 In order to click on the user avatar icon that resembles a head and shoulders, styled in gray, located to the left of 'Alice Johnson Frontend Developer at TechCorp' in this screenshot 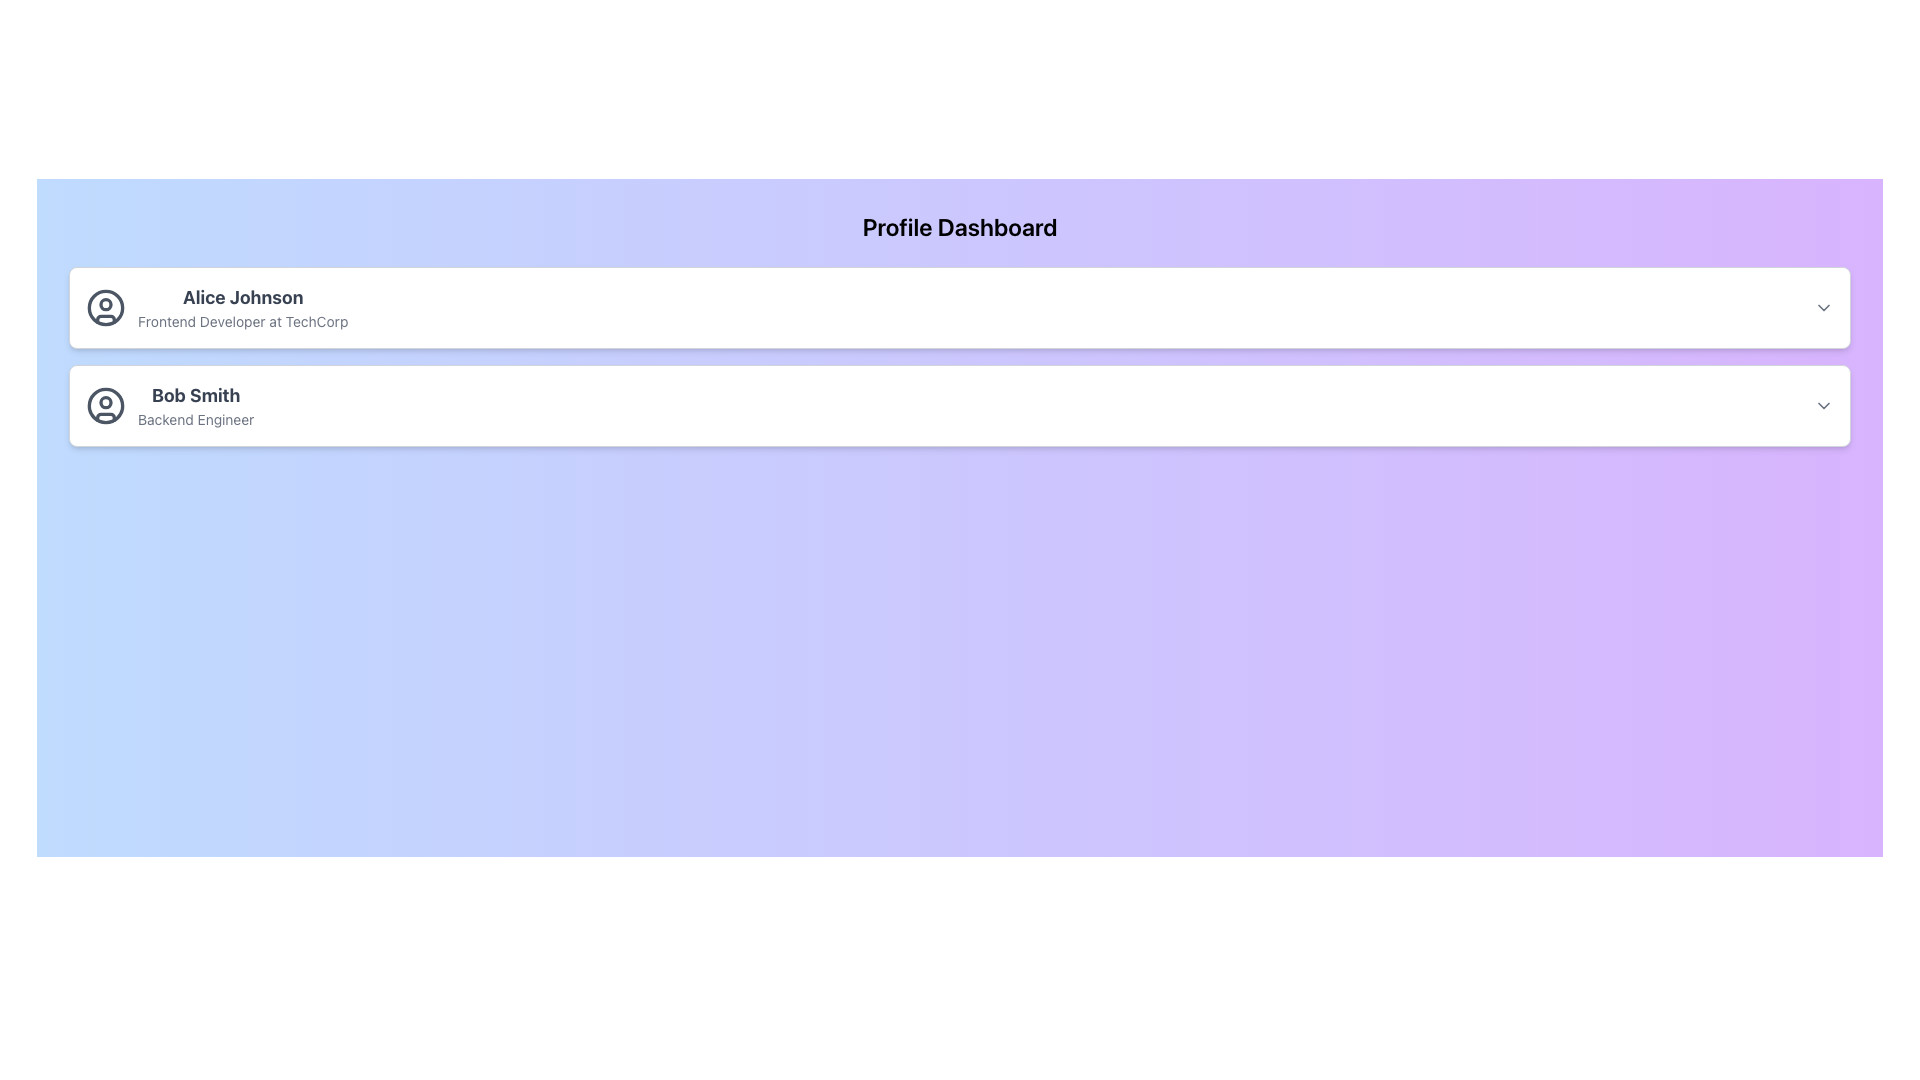, I will do `click(104, 308)`.